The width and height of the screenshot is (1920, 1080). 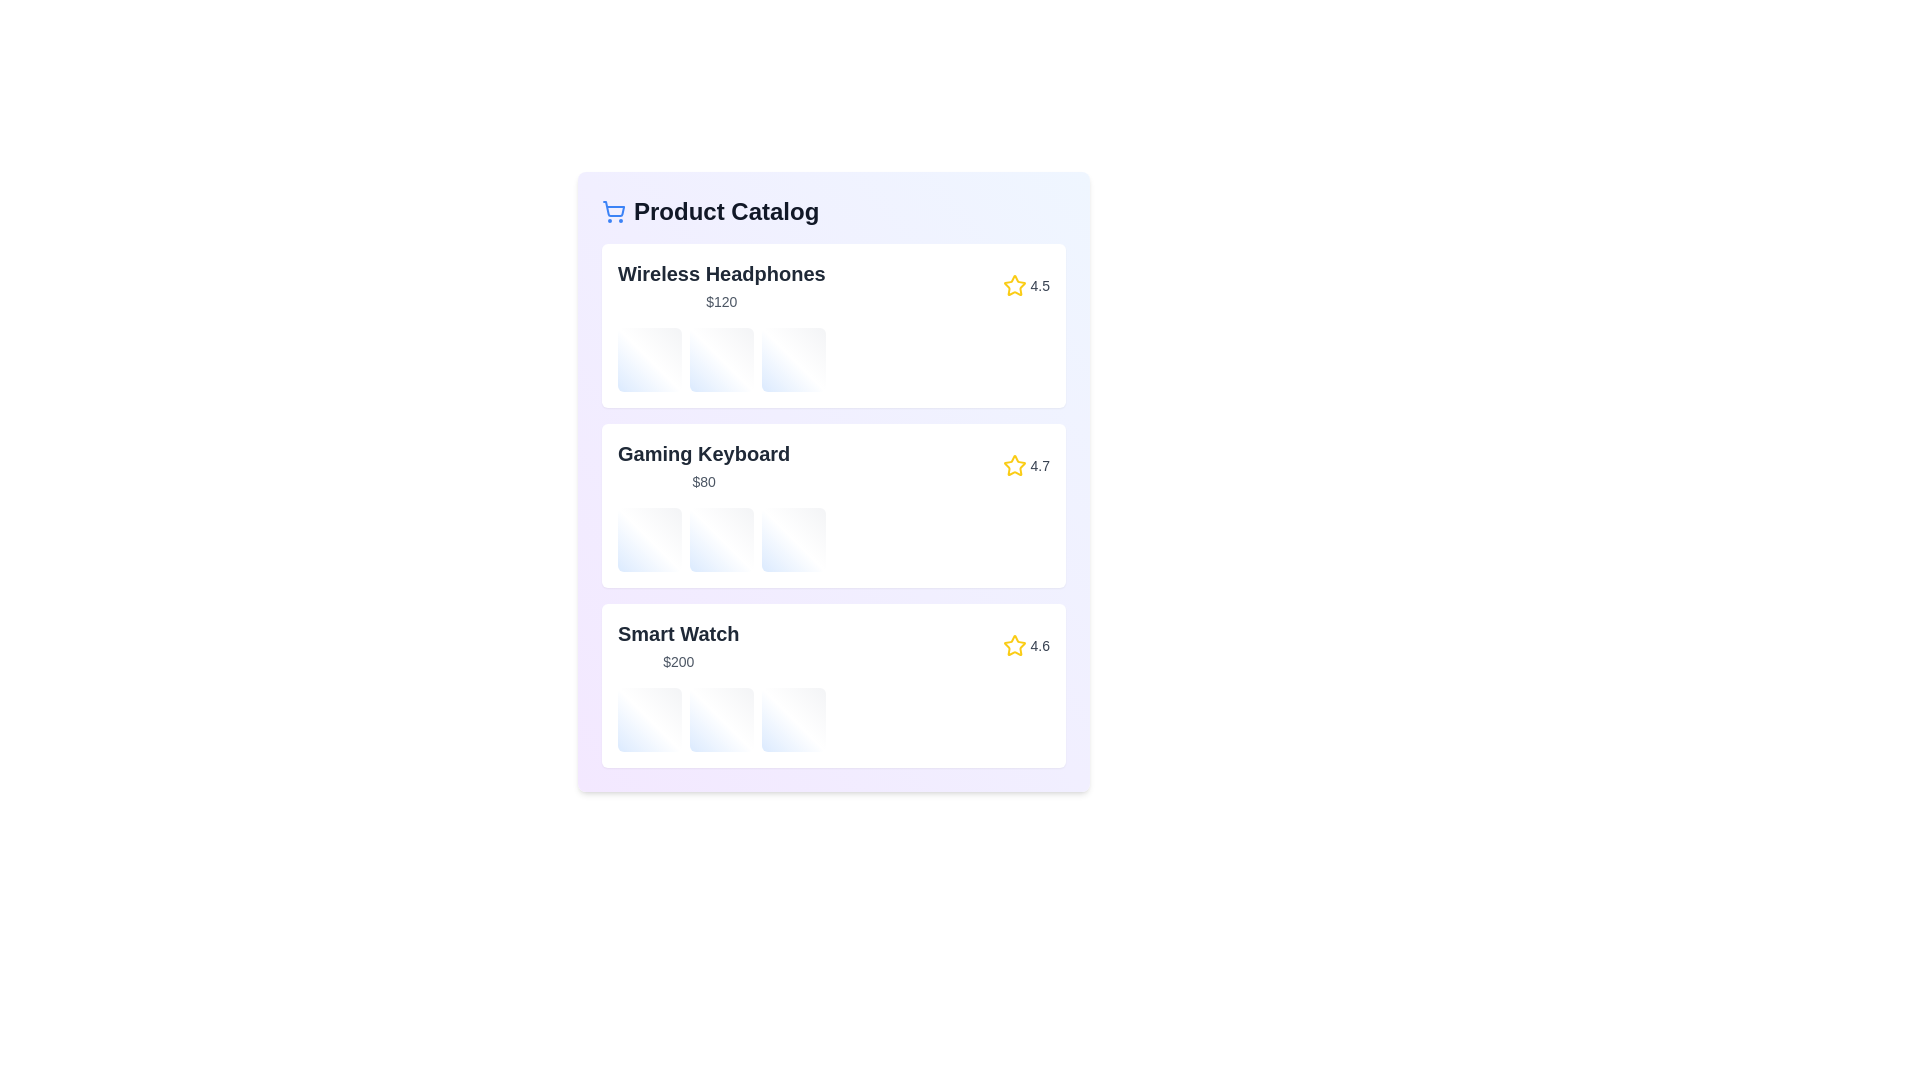 I want to click on the product named Gaming Keyboard to view its details, so click(x=834, y=504).